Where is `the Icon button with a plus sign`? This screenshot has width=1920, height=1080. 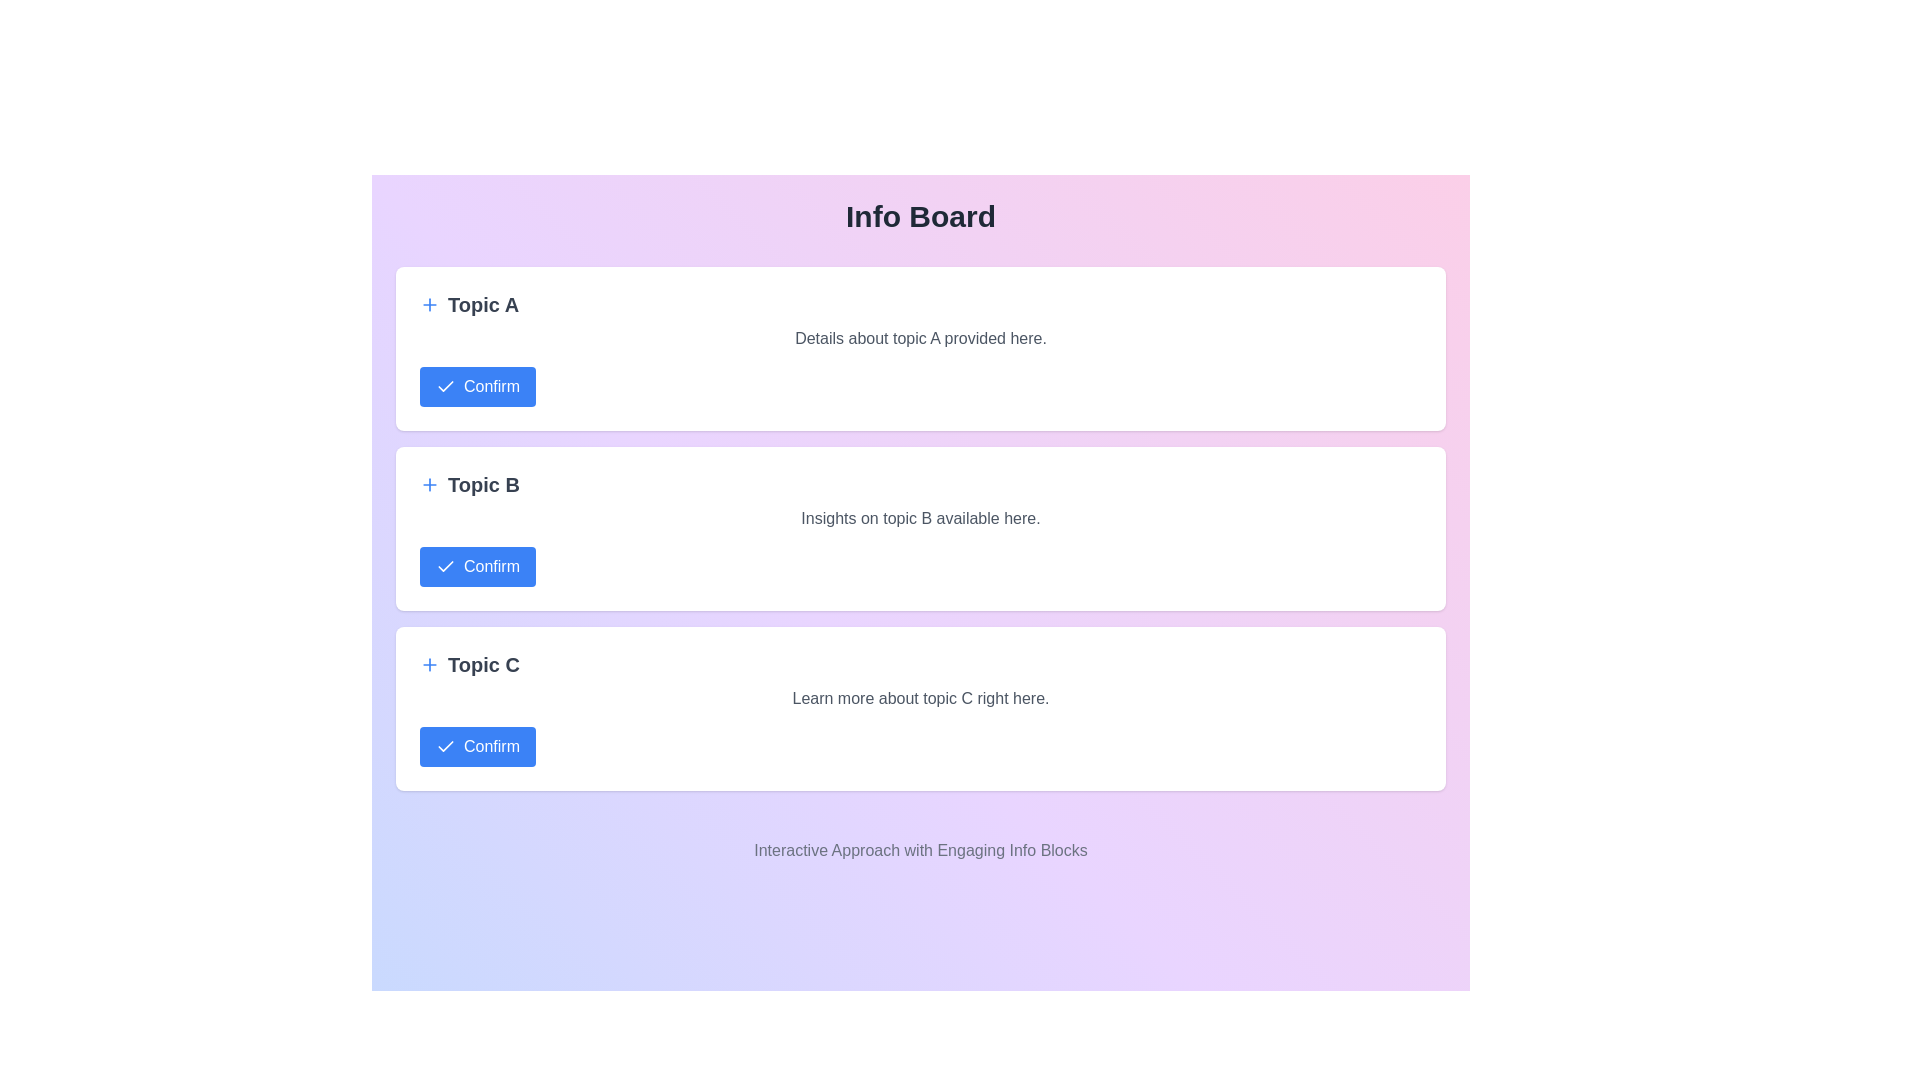
the Icon button with a plus sign is located at coordinates (429, 485).